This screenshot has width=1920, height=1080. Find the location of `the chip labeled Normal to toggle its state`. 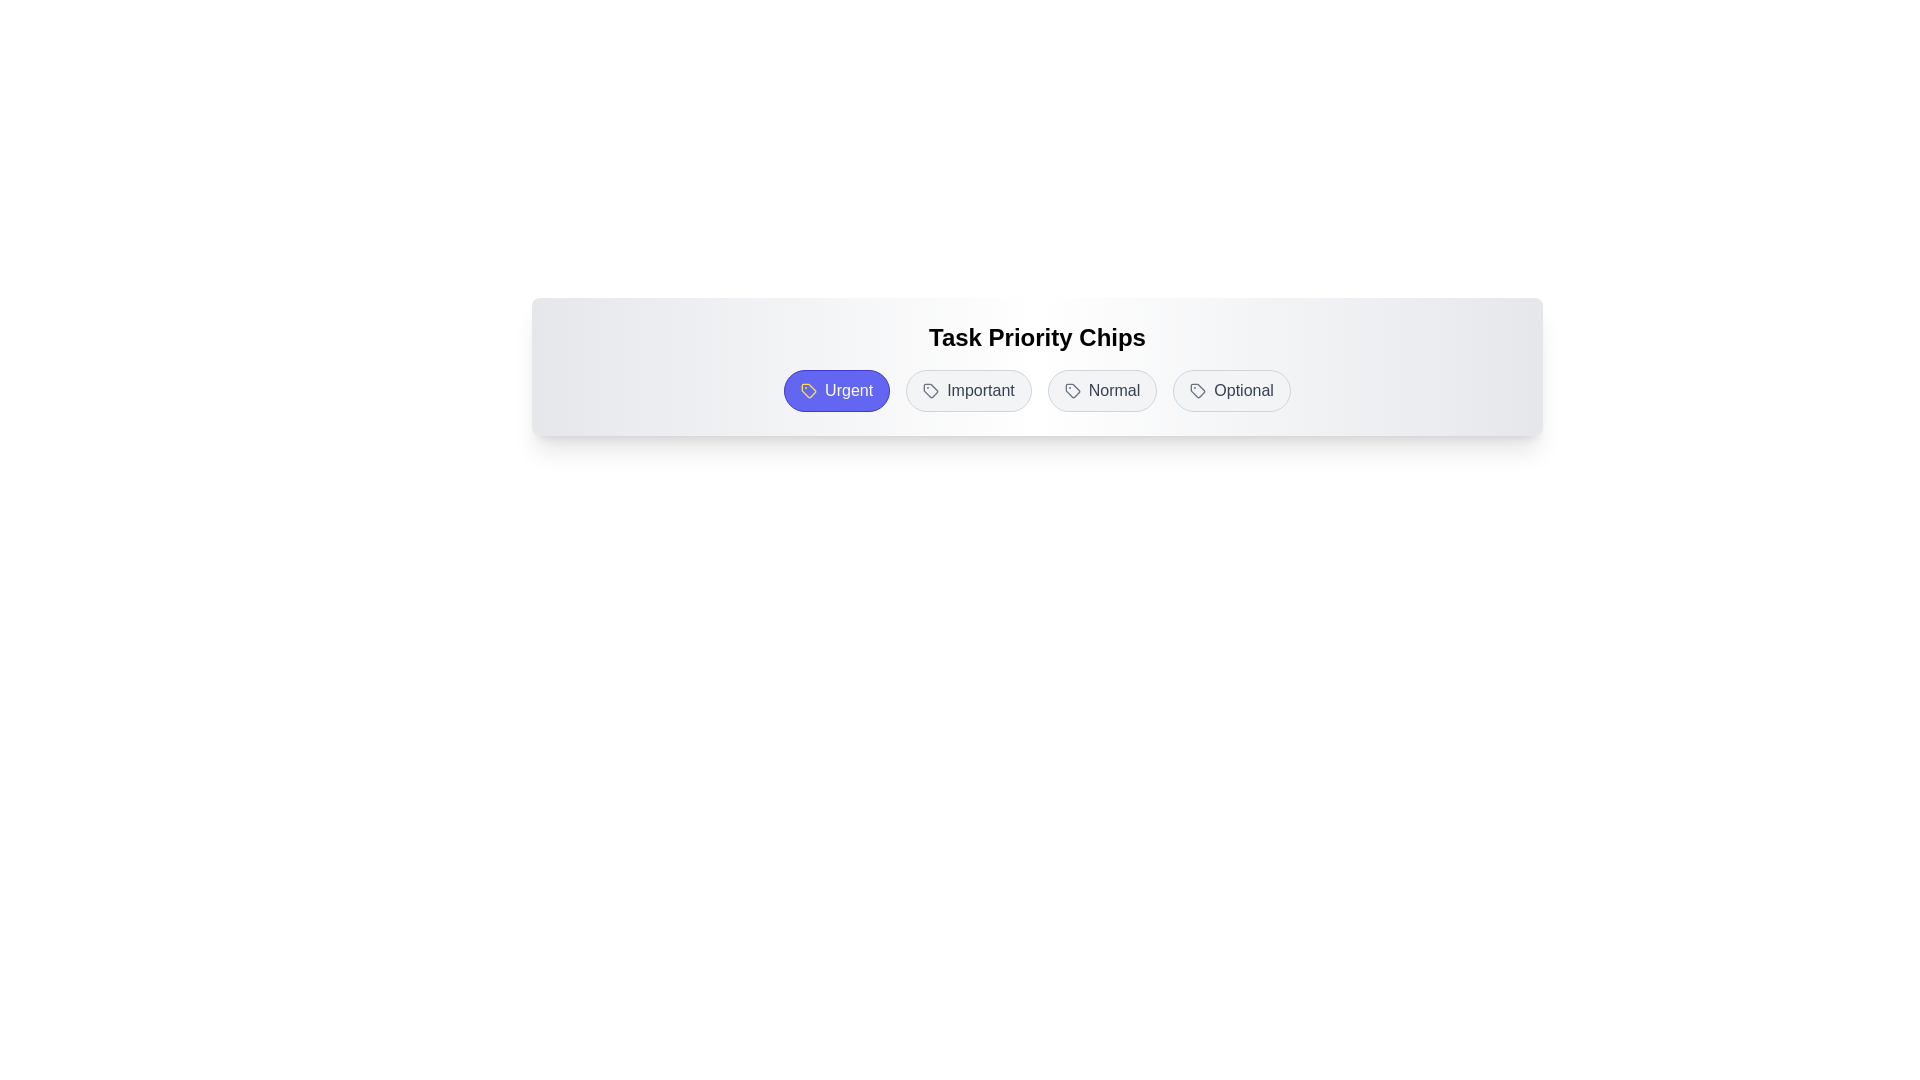

the chip labeled Normal to toggle its state is located at coordinates (1101, 390).